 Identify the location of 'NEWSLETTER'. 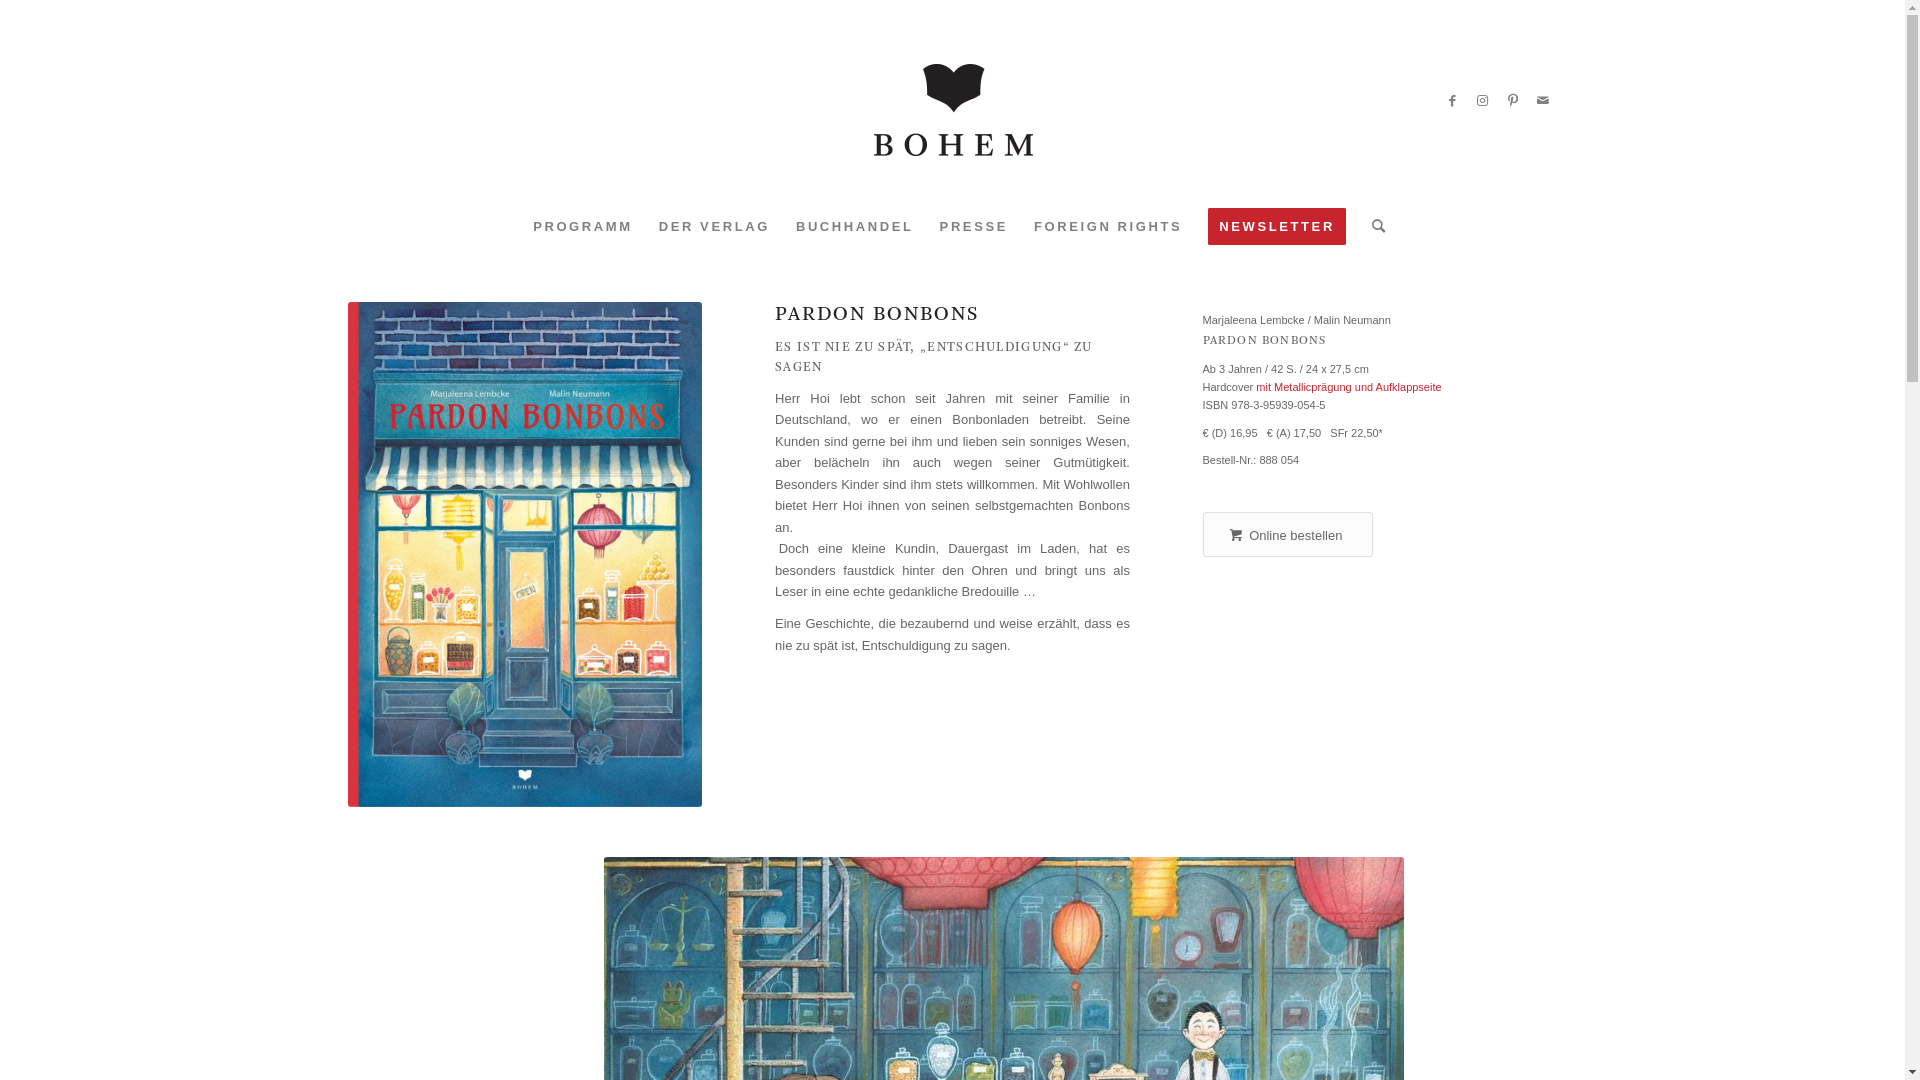
(1195, 226).